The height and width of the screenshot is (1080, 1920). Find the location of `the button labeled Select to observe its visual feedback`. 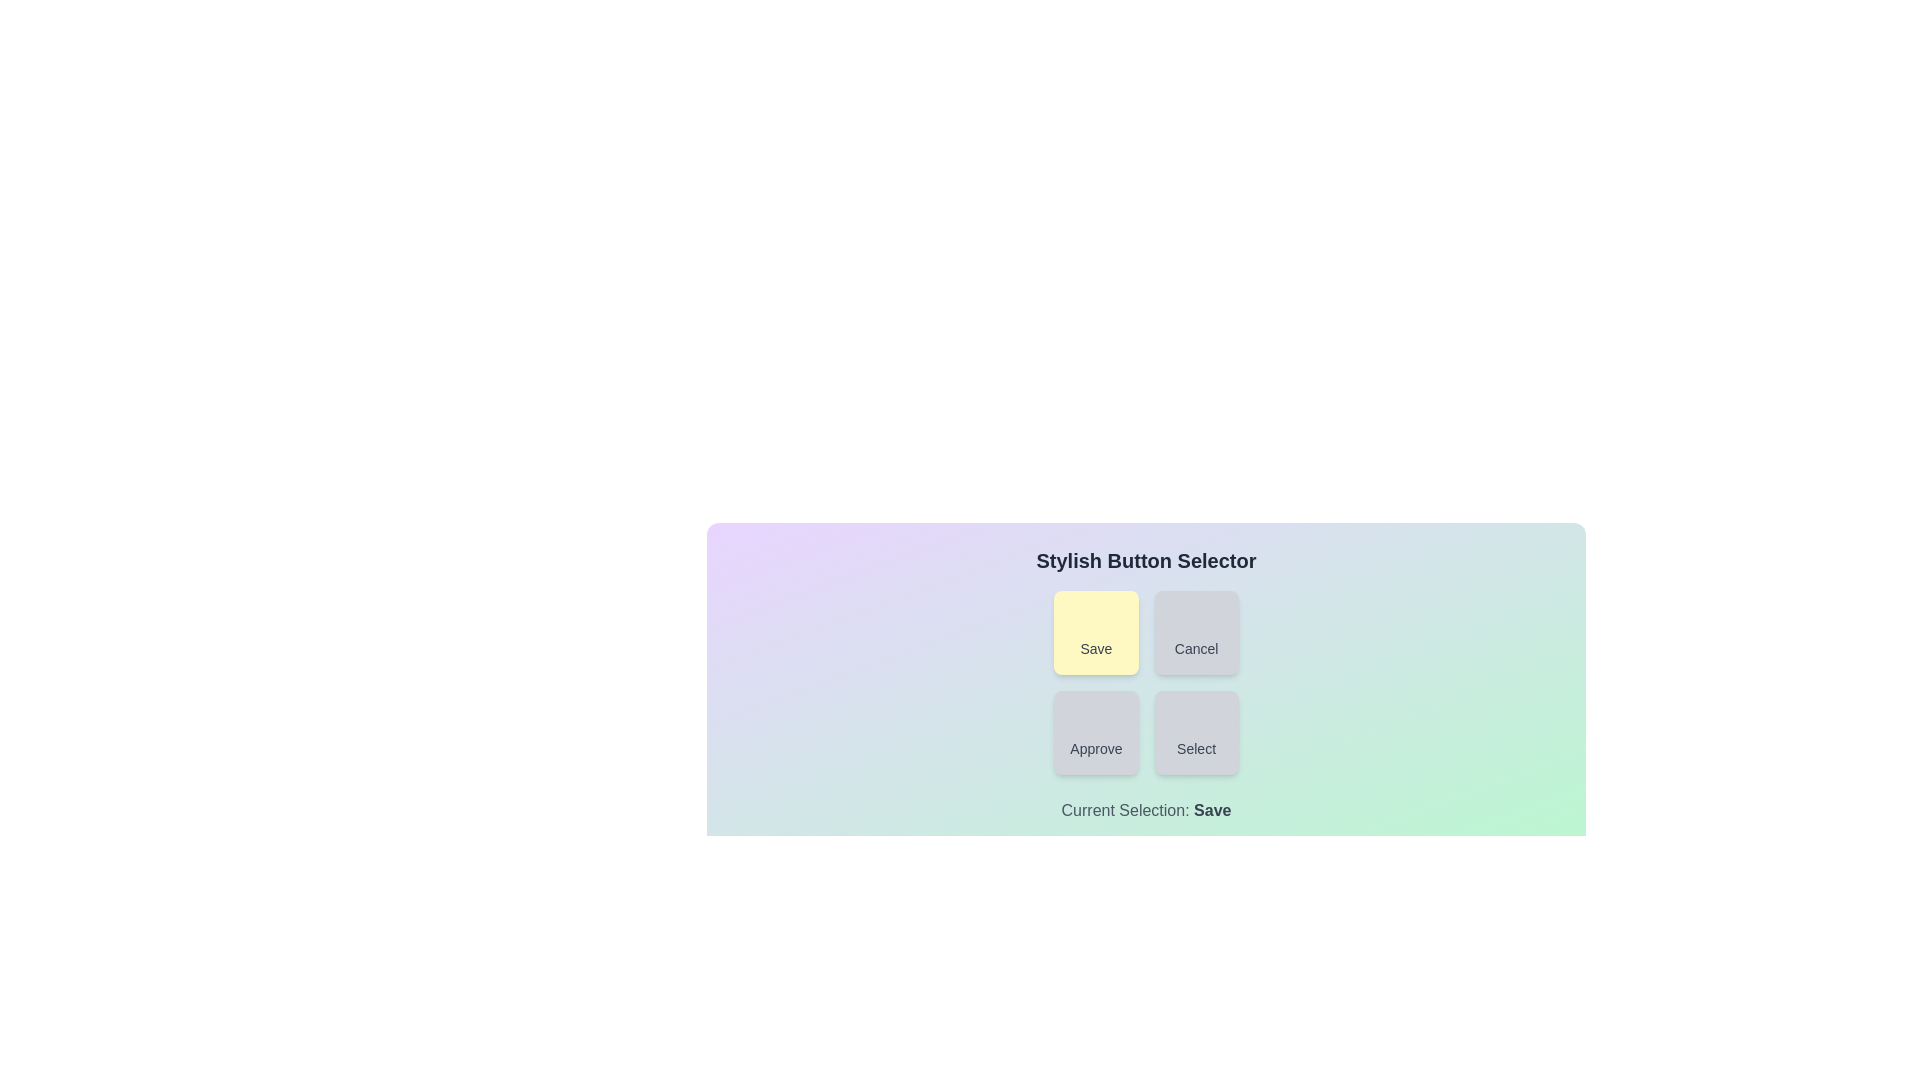

the button labeled Select to observe its visual feedback is located at coordinates (1195, 732).